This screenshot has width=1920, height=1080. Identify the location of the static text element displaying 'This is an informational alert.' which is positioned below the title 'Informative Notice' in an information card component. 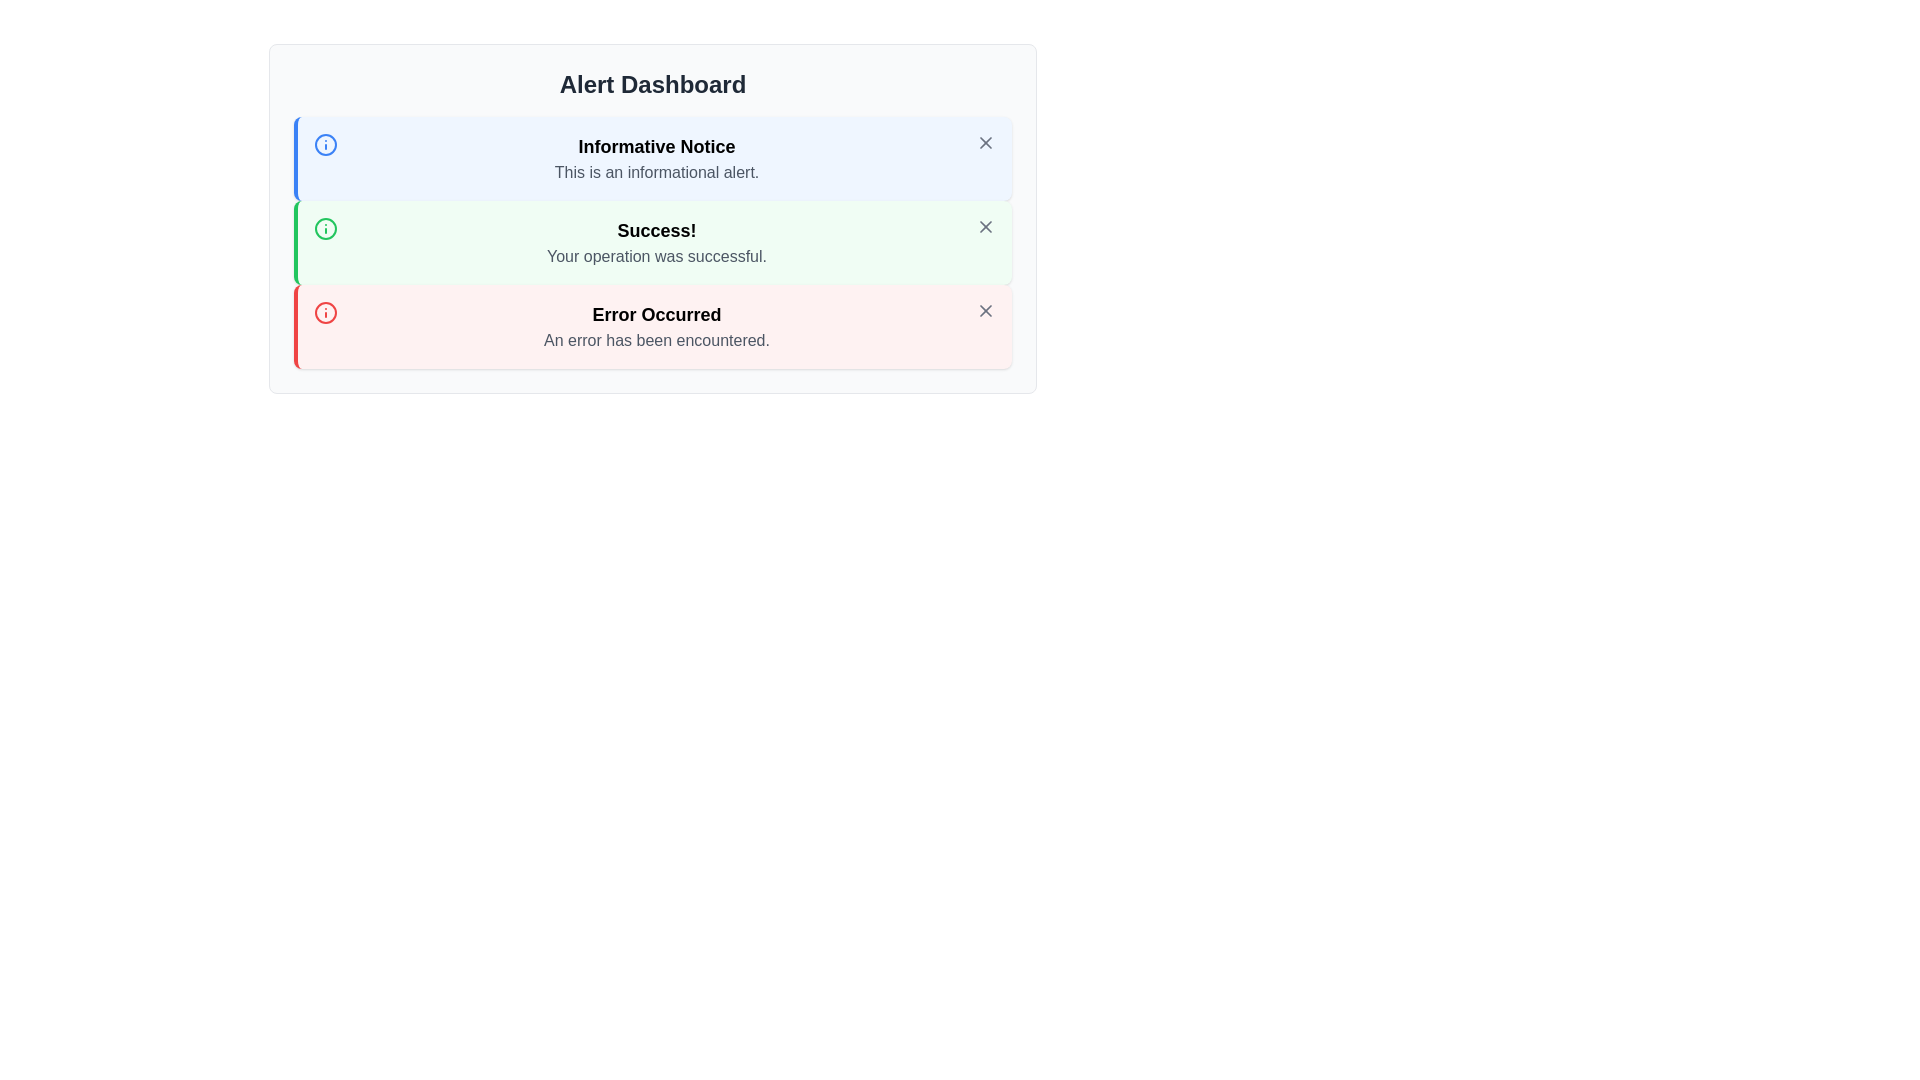
(657, 172).